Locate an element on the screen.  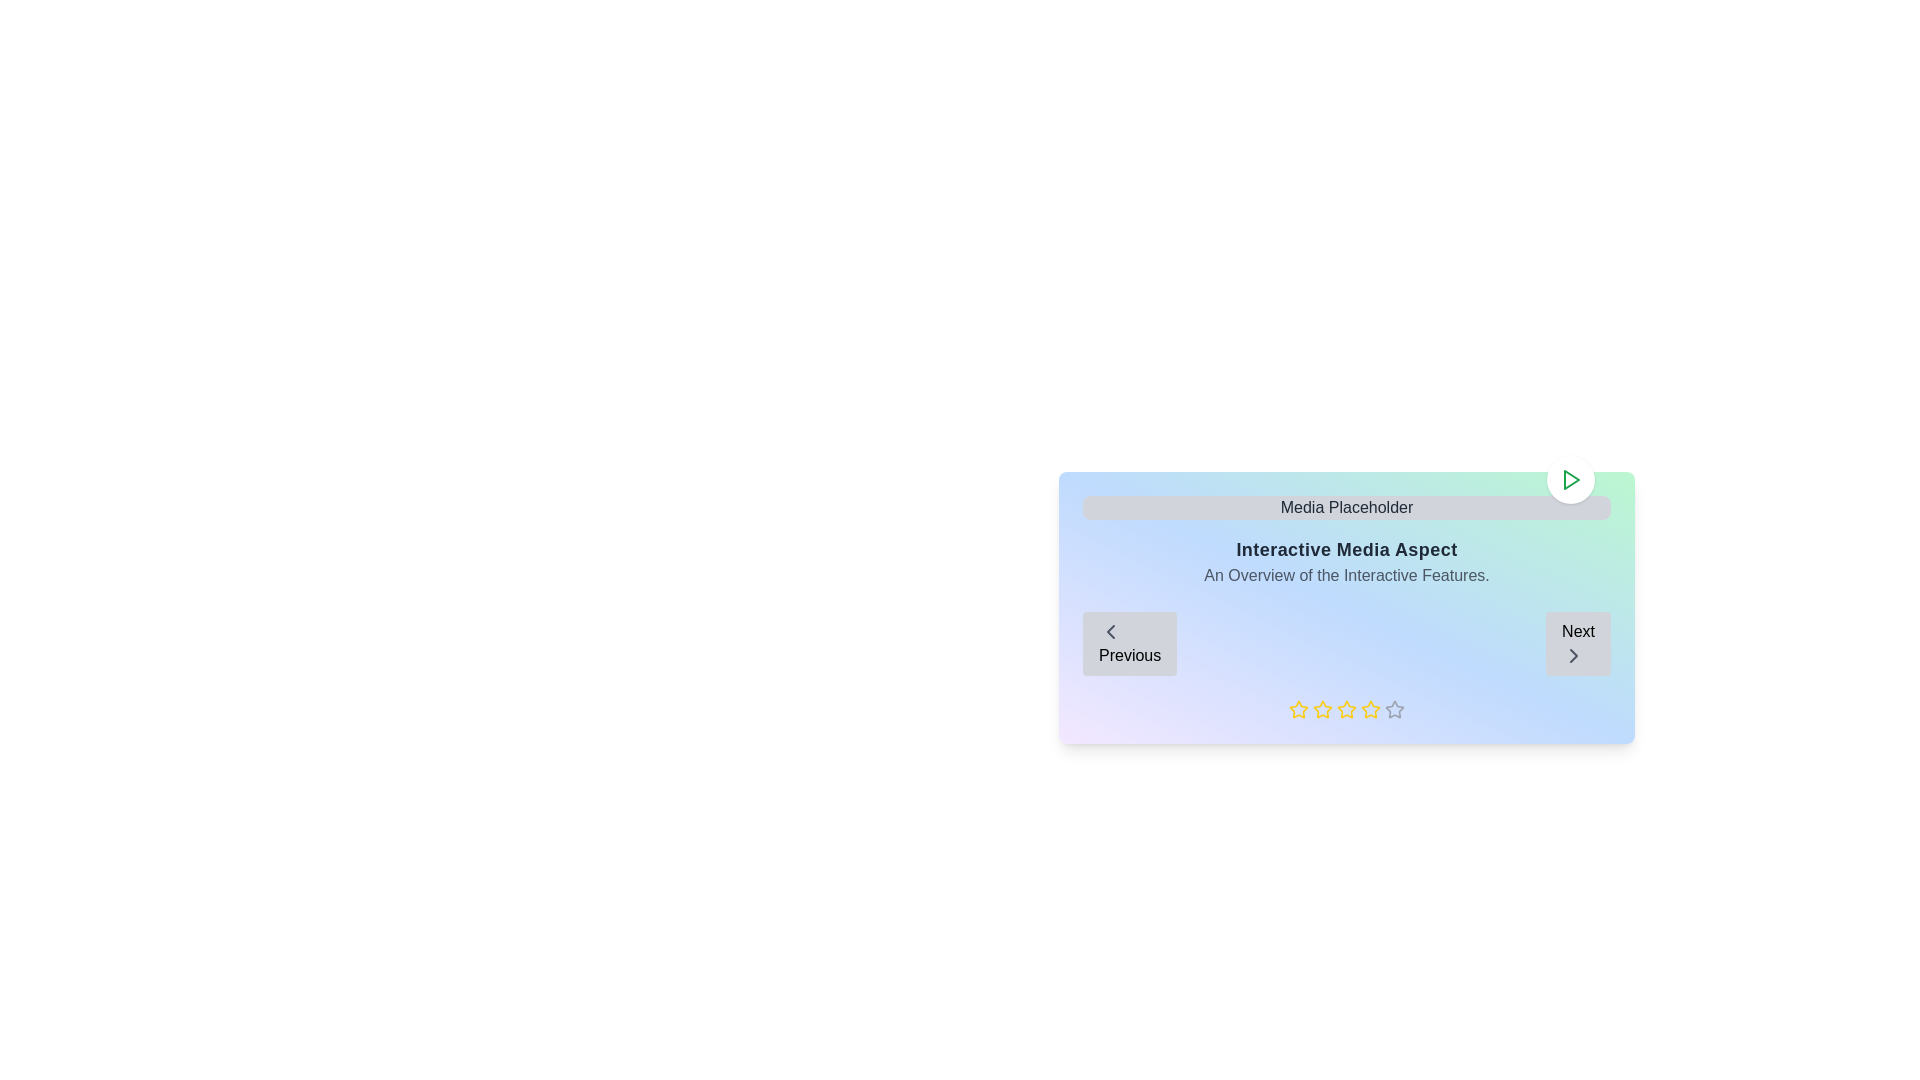
the left-pointing chevron SVG arrow icon located inside the 'Previous' button at the bottom-left area of the interface is located at coordinates (1109, 632).